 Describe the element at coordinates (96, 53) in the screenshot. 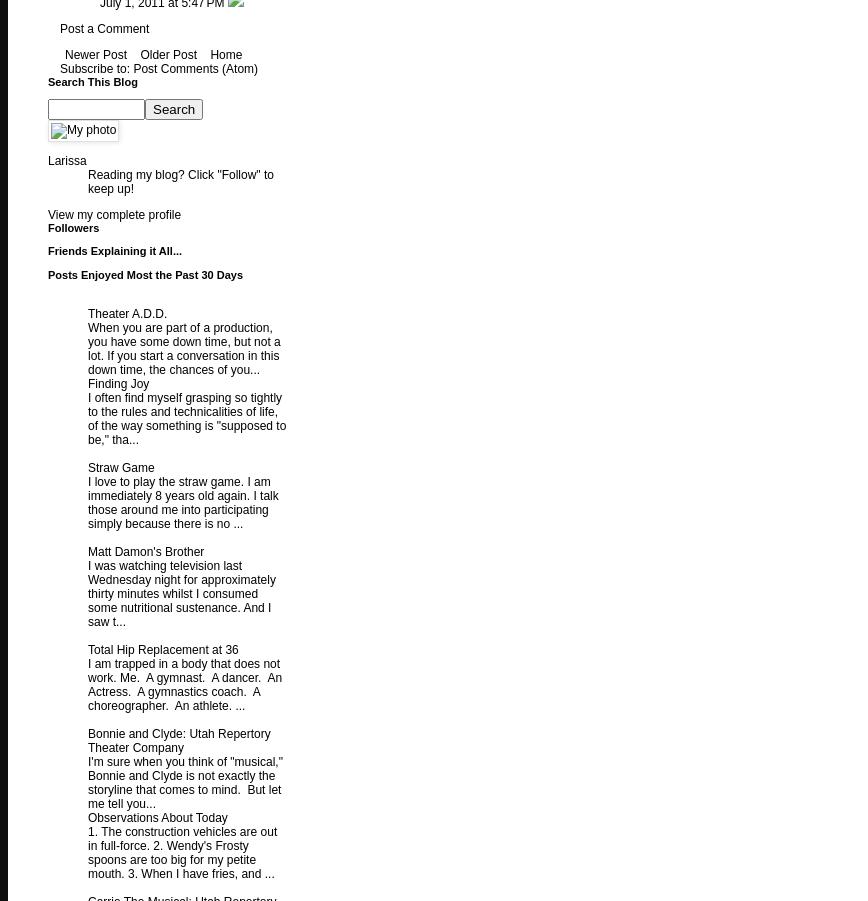

I see `'Newer Post'` at that location.